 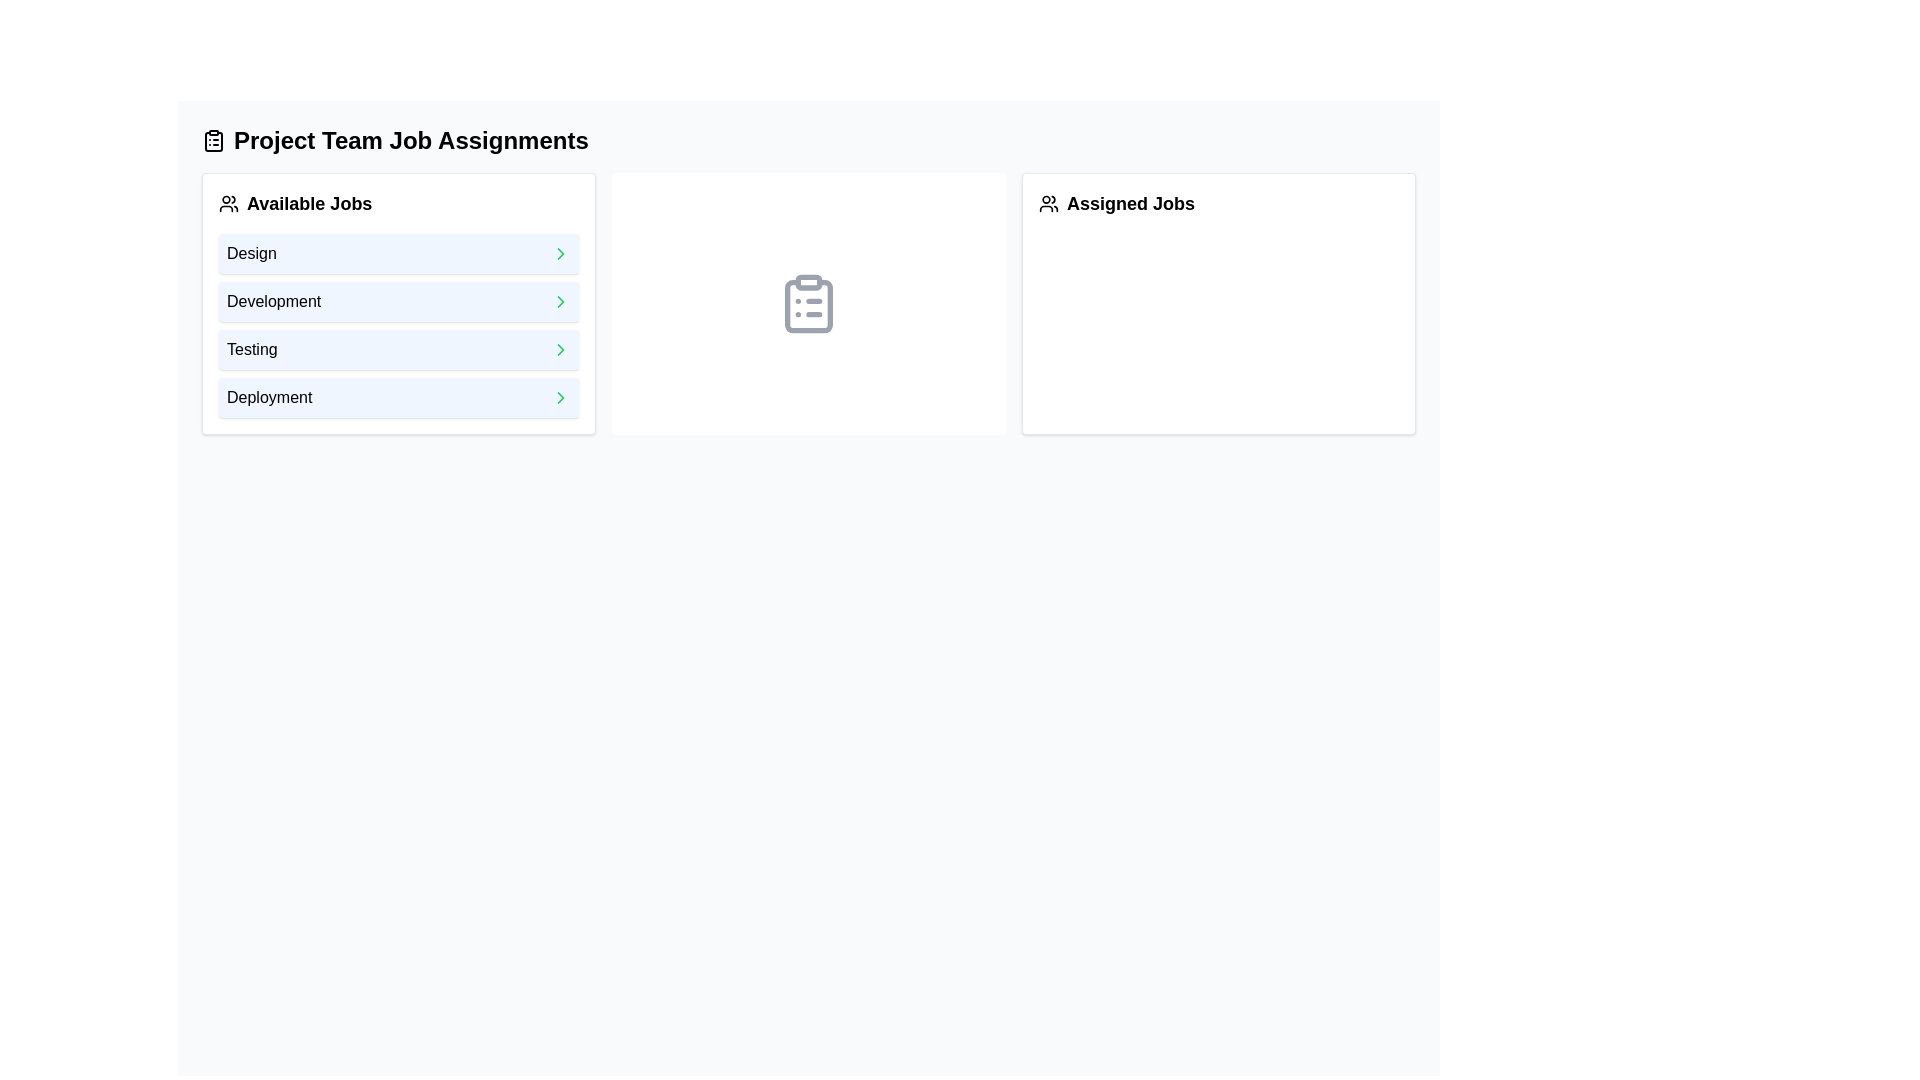 I want to click on the second item in the vertically-arranged list under the 'Available Jobs' section, so click(x=398, y=301).